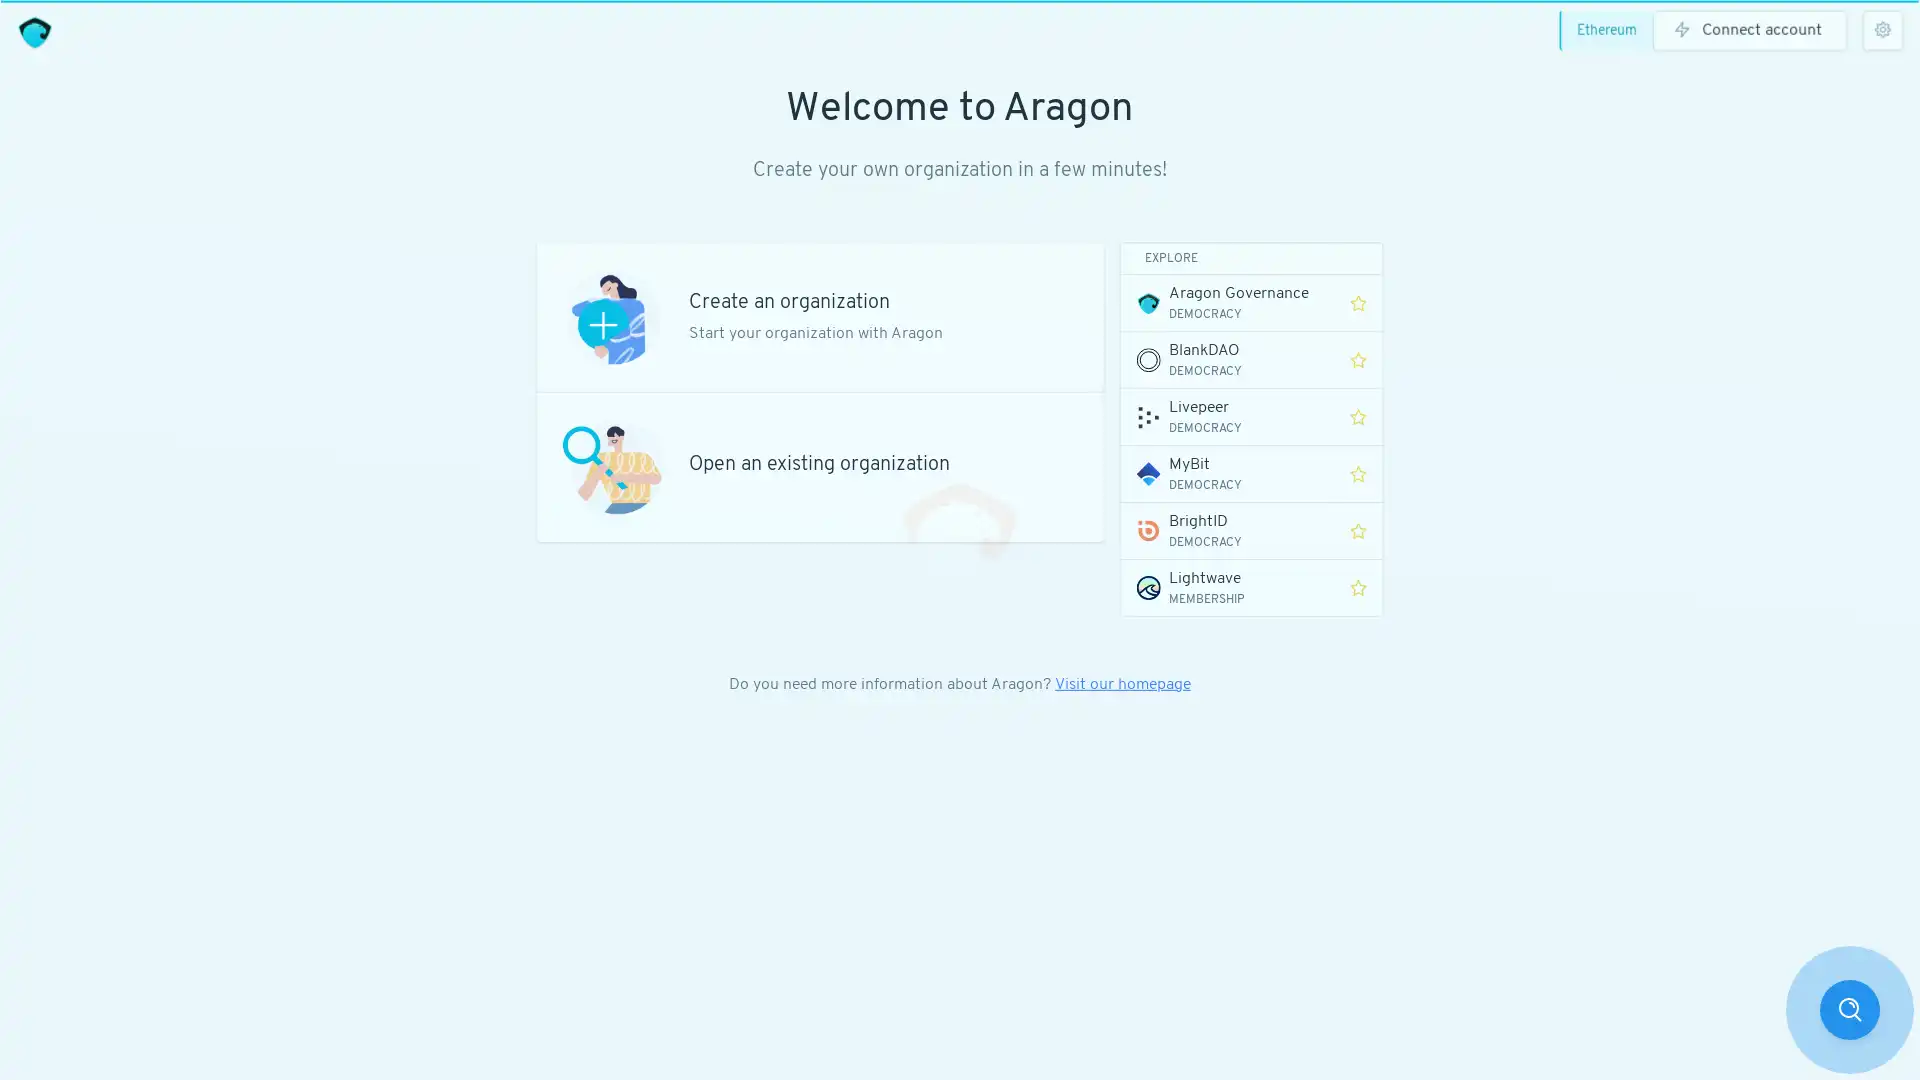  I want to click on Ethereum, so click(1611, 30).